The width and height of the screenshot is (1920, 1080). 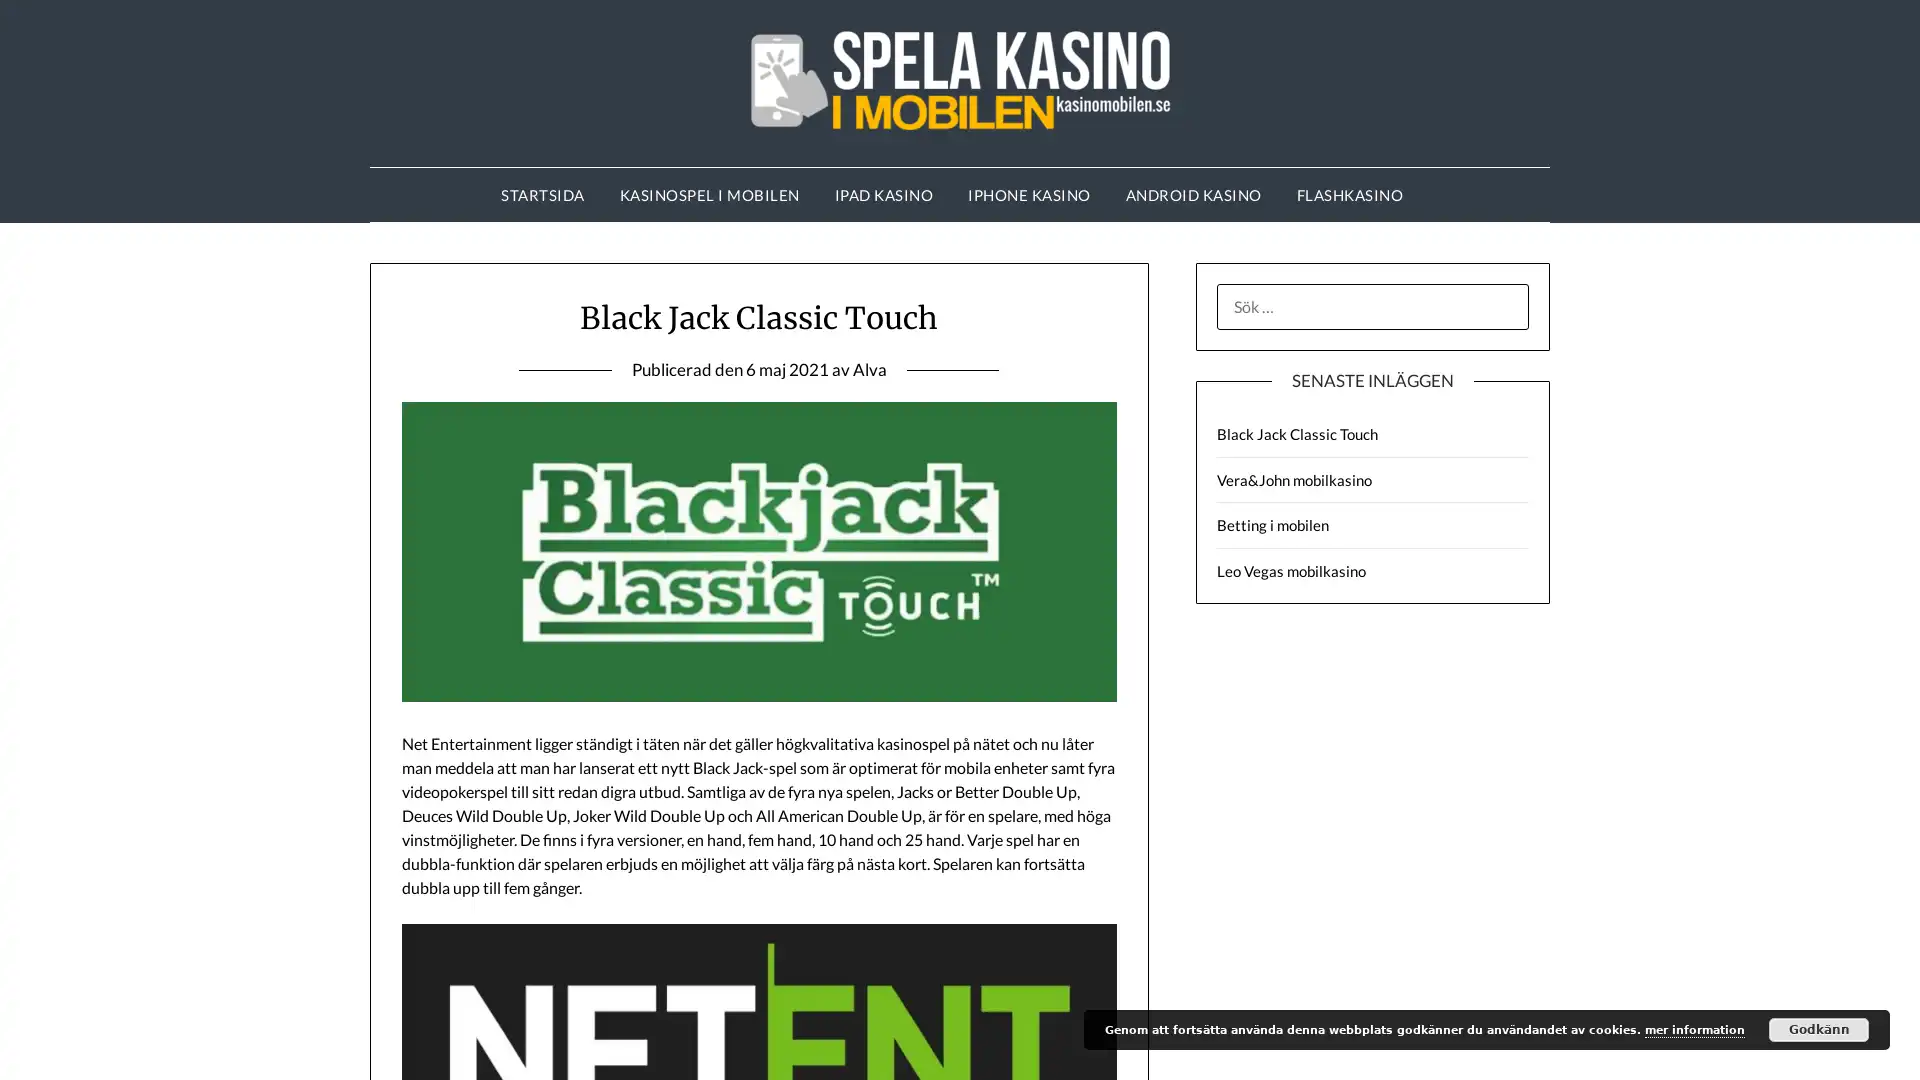 What do you see at coordinates (1819, 1029) in the screenshot?
I see `Godkann` at bounding box center [1819, 1029].